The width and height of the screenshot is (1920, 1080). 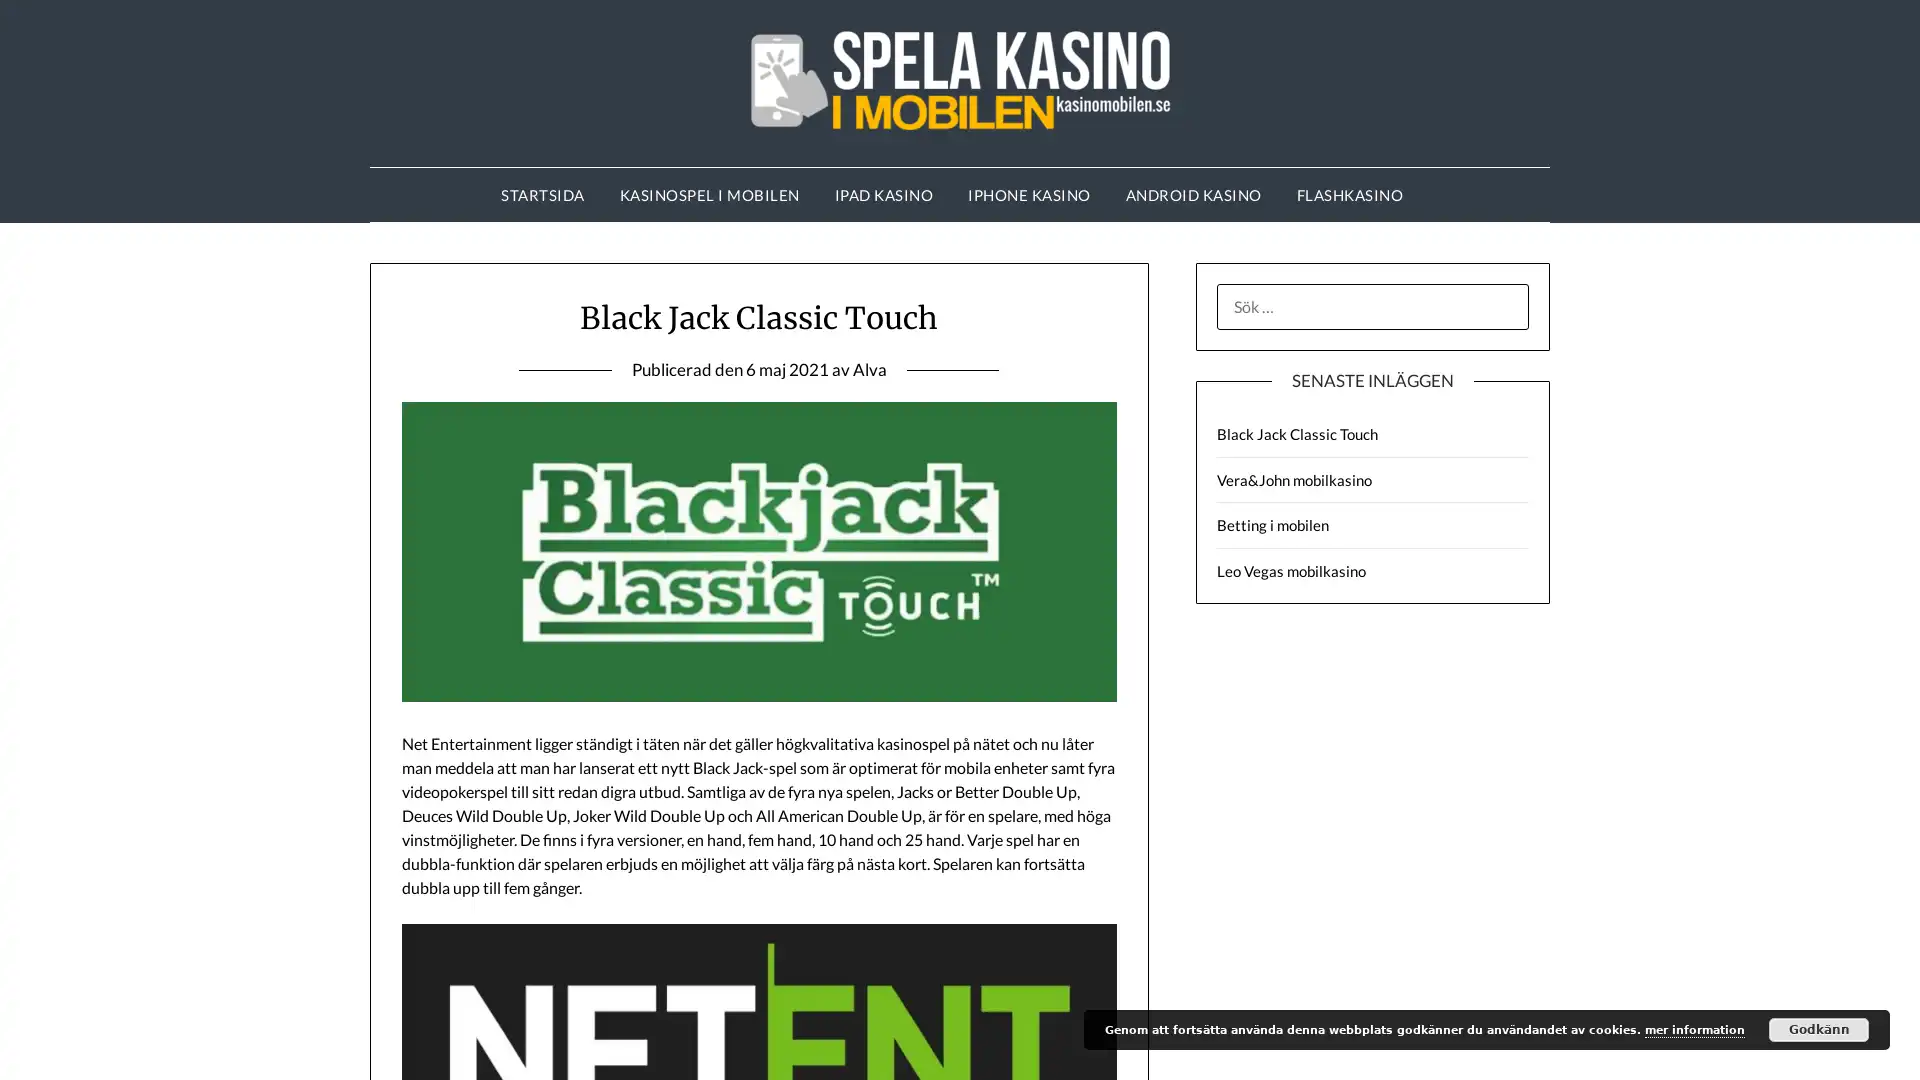 What do you see at coordinates (1819, 1029) in the screenshot?
I see `Godkann` at bounding box center [1819, 1029].